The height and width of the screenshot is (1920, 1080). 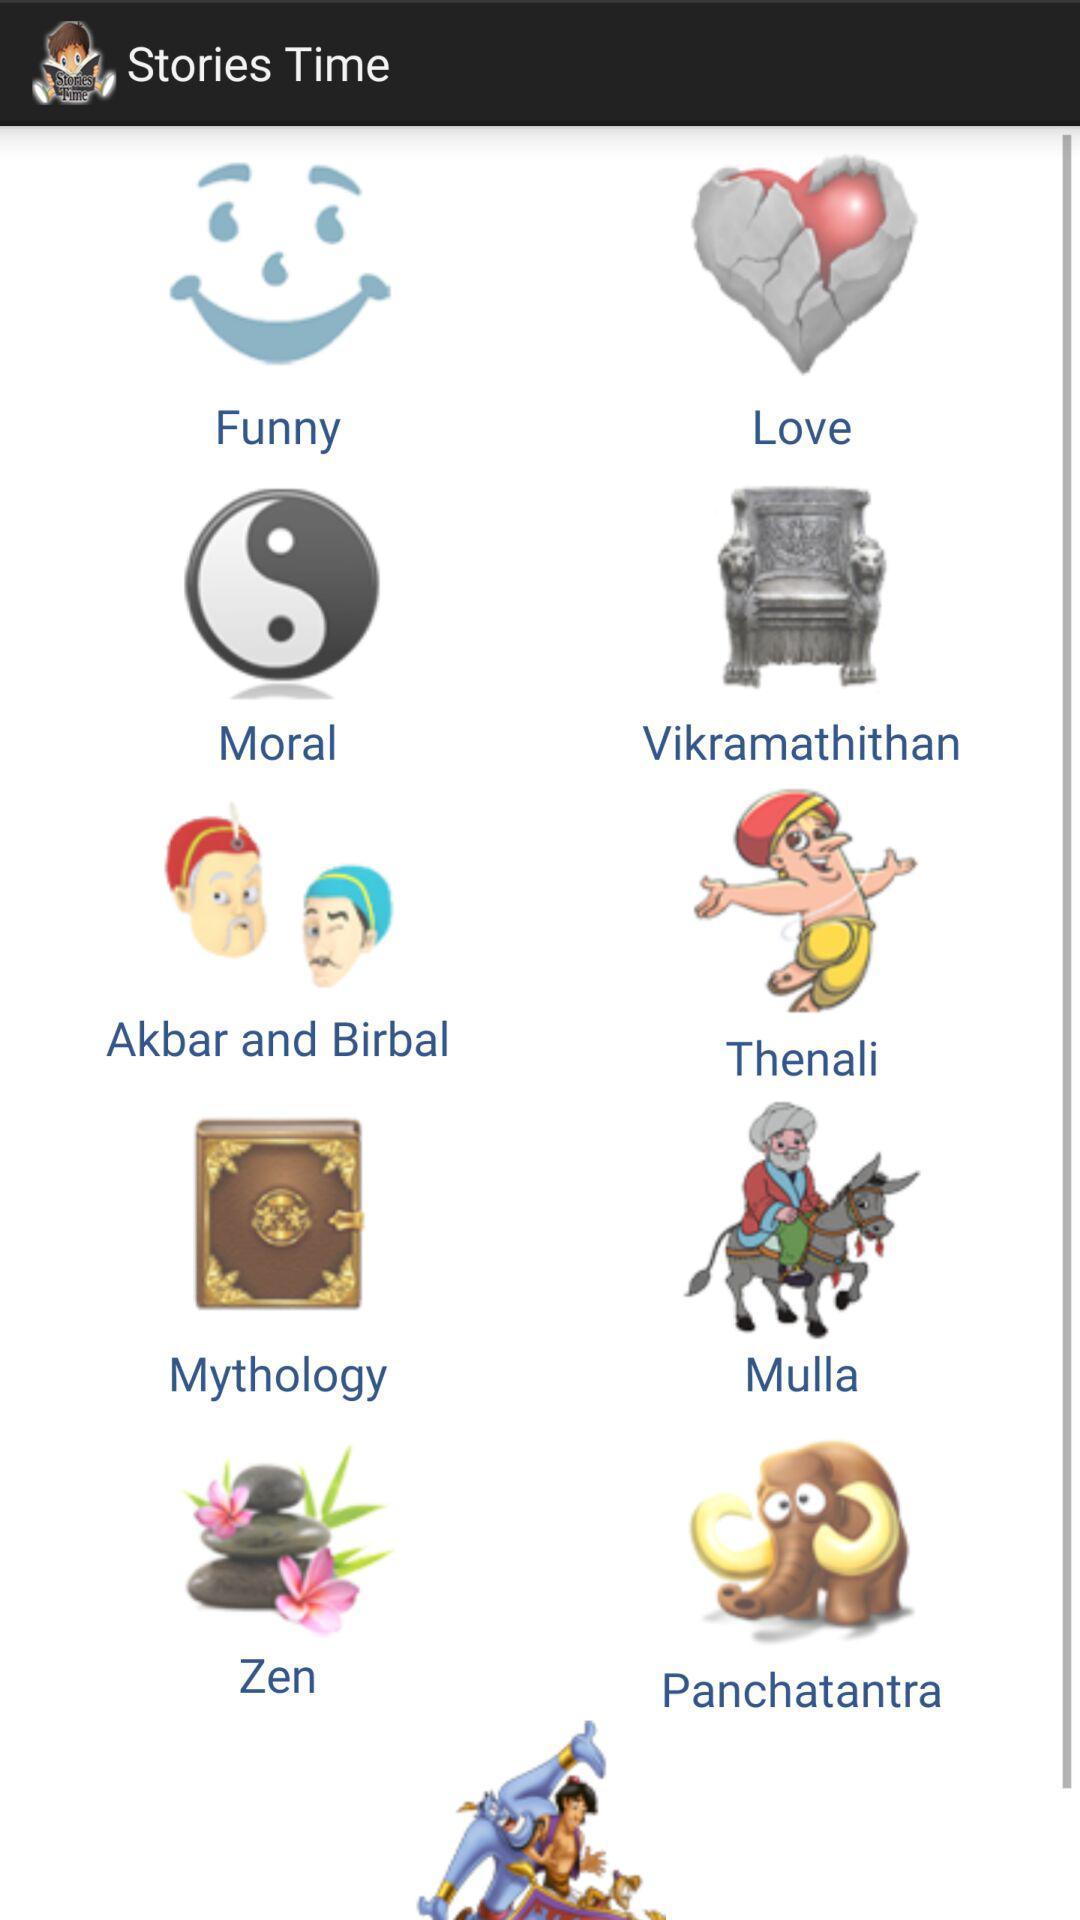 I want to click on the vikramathithan image which is in second row second column, so click(x=801, y=614).